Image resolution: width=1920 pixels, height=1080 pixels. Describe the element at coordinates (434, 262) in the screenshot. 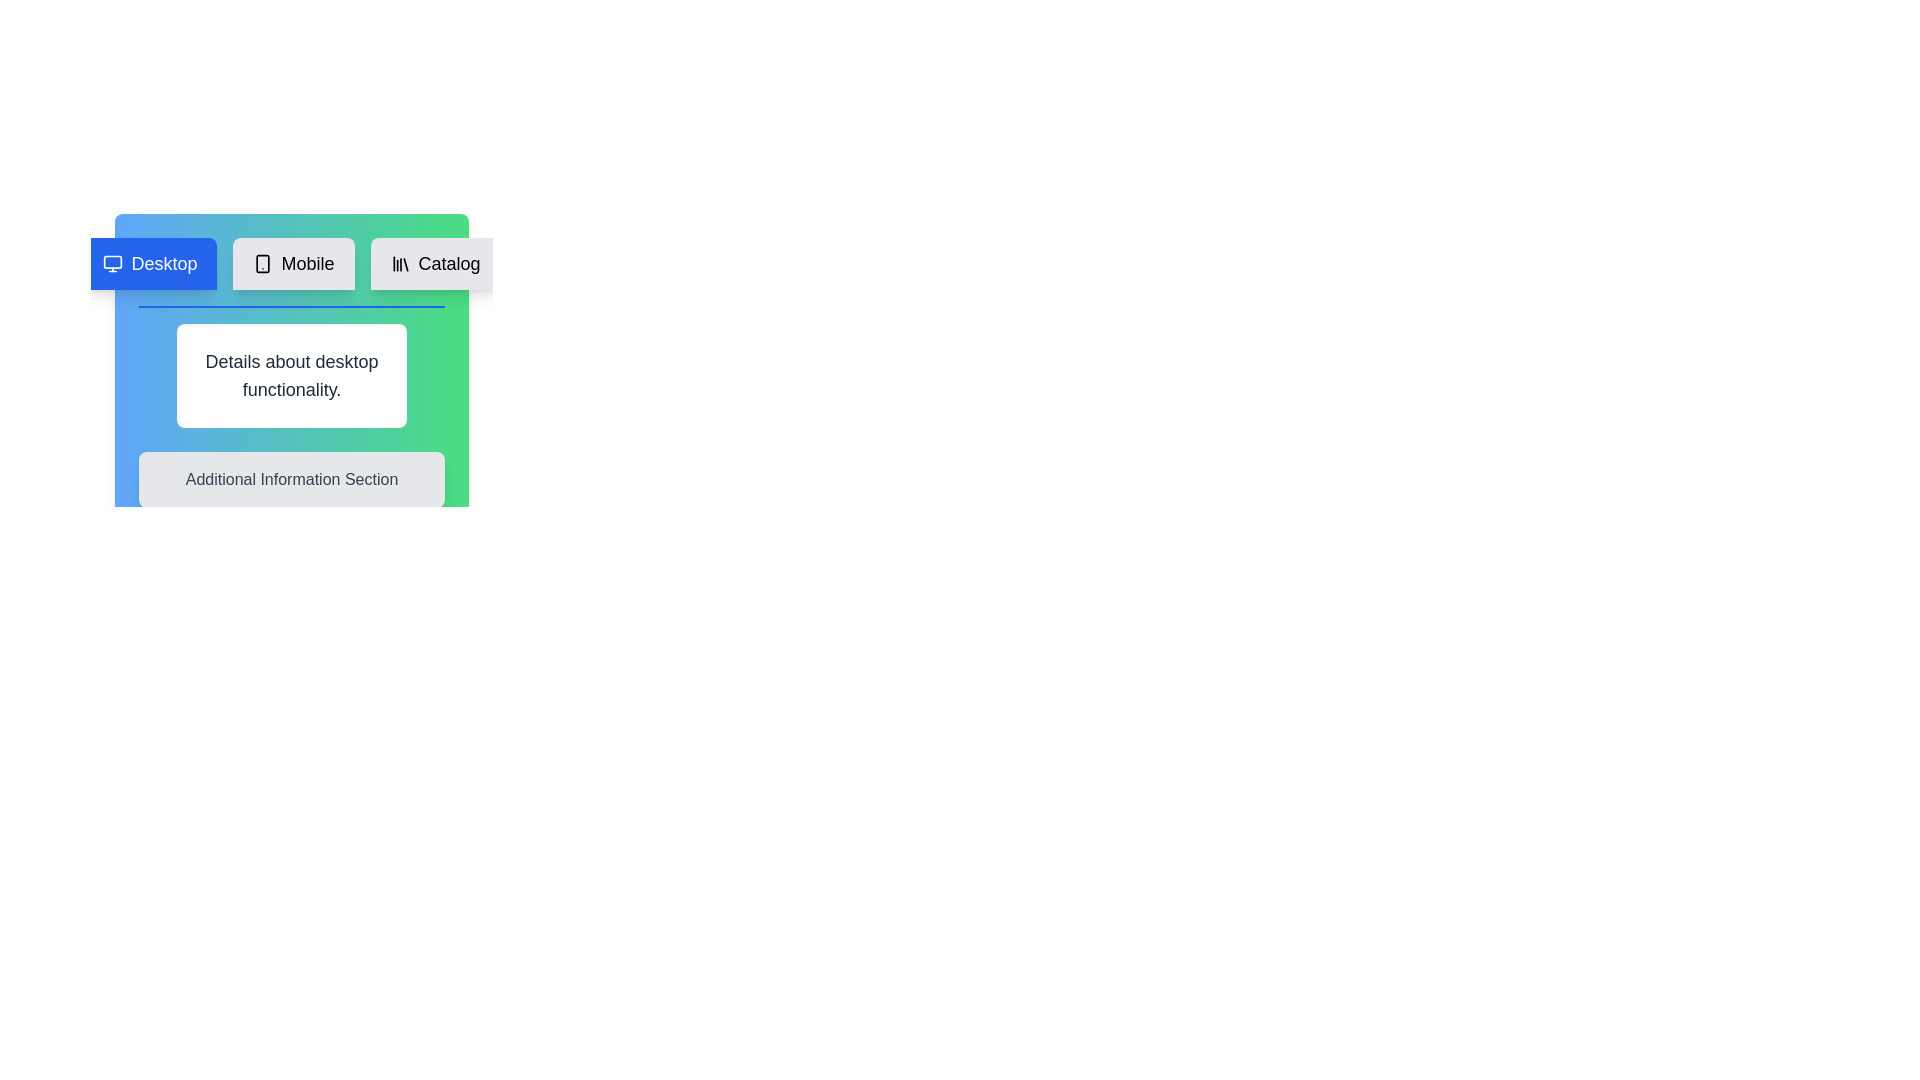

I see `the Catalog tab` at that location.